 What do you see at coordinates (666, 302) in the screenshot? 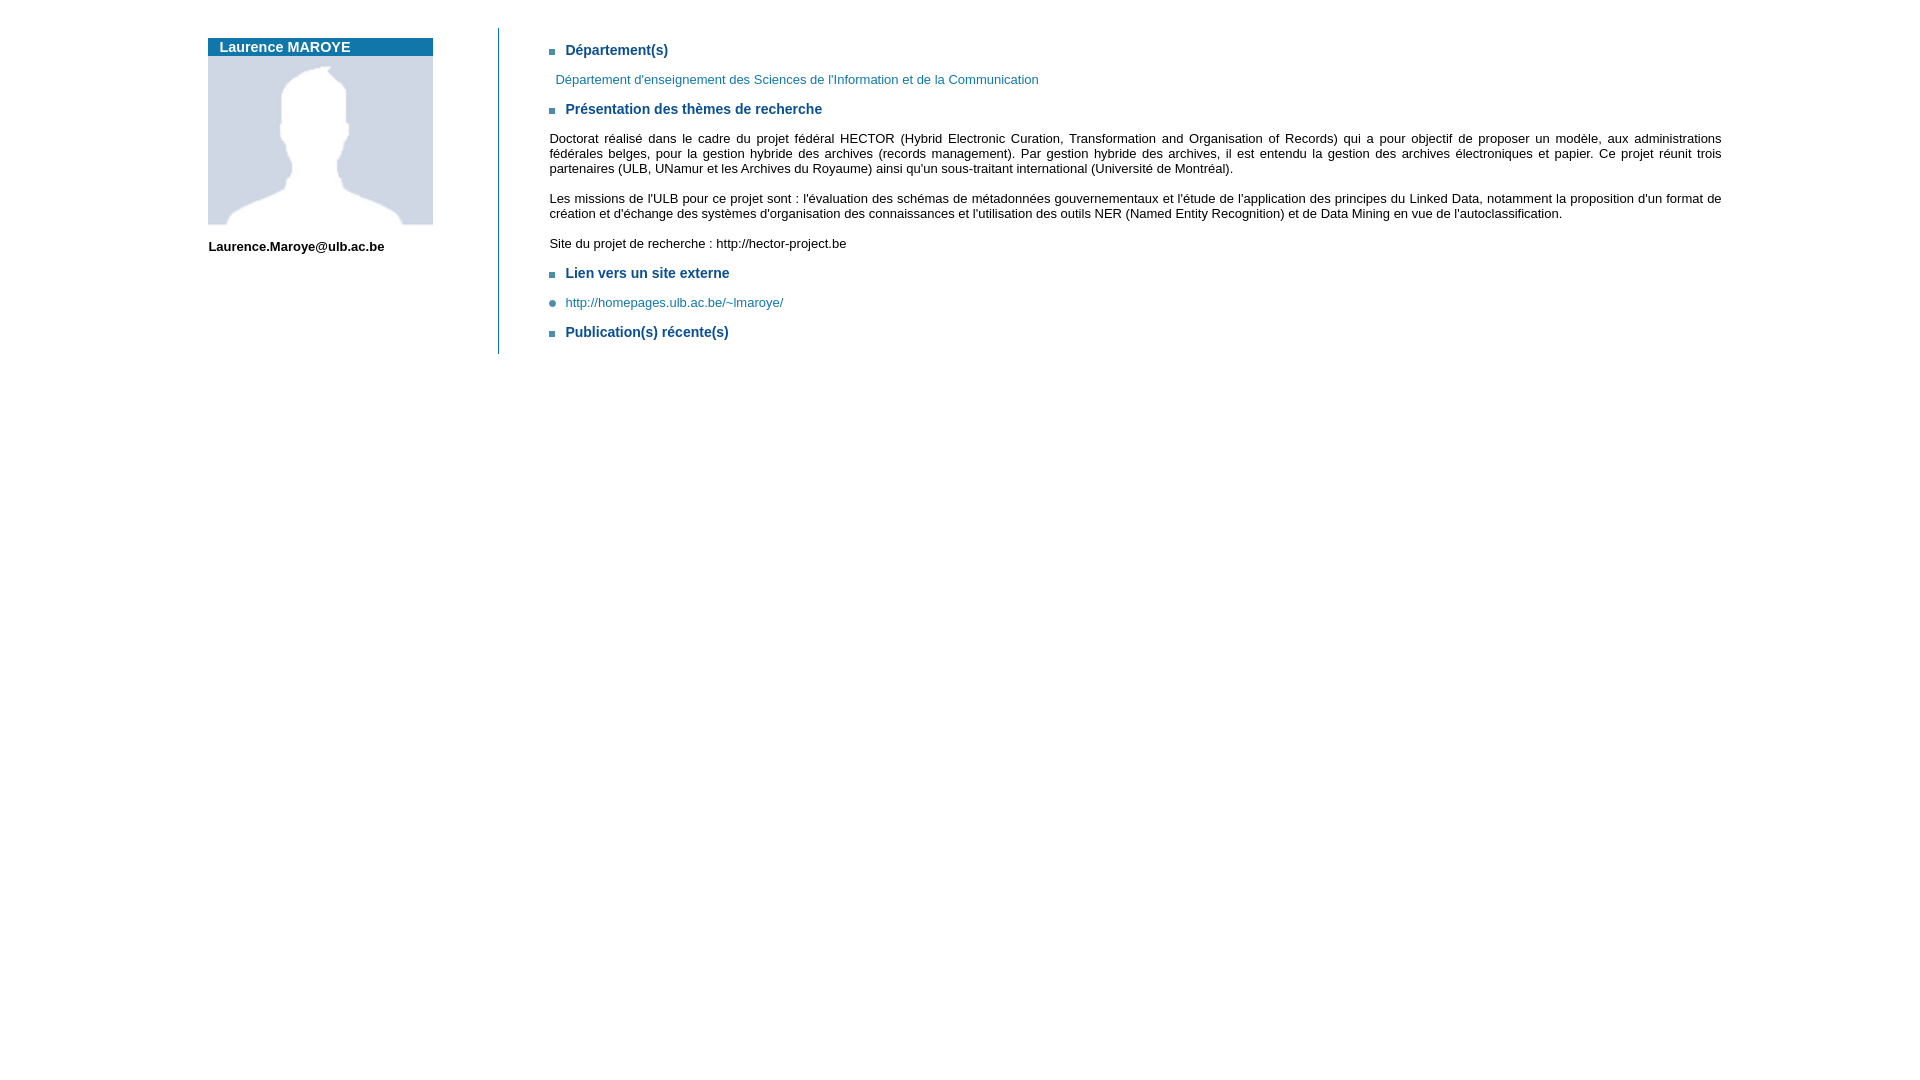
I see `'http://homepages.ulb.ac.be/~lmaroye/'` at bounding box center [666, 302].